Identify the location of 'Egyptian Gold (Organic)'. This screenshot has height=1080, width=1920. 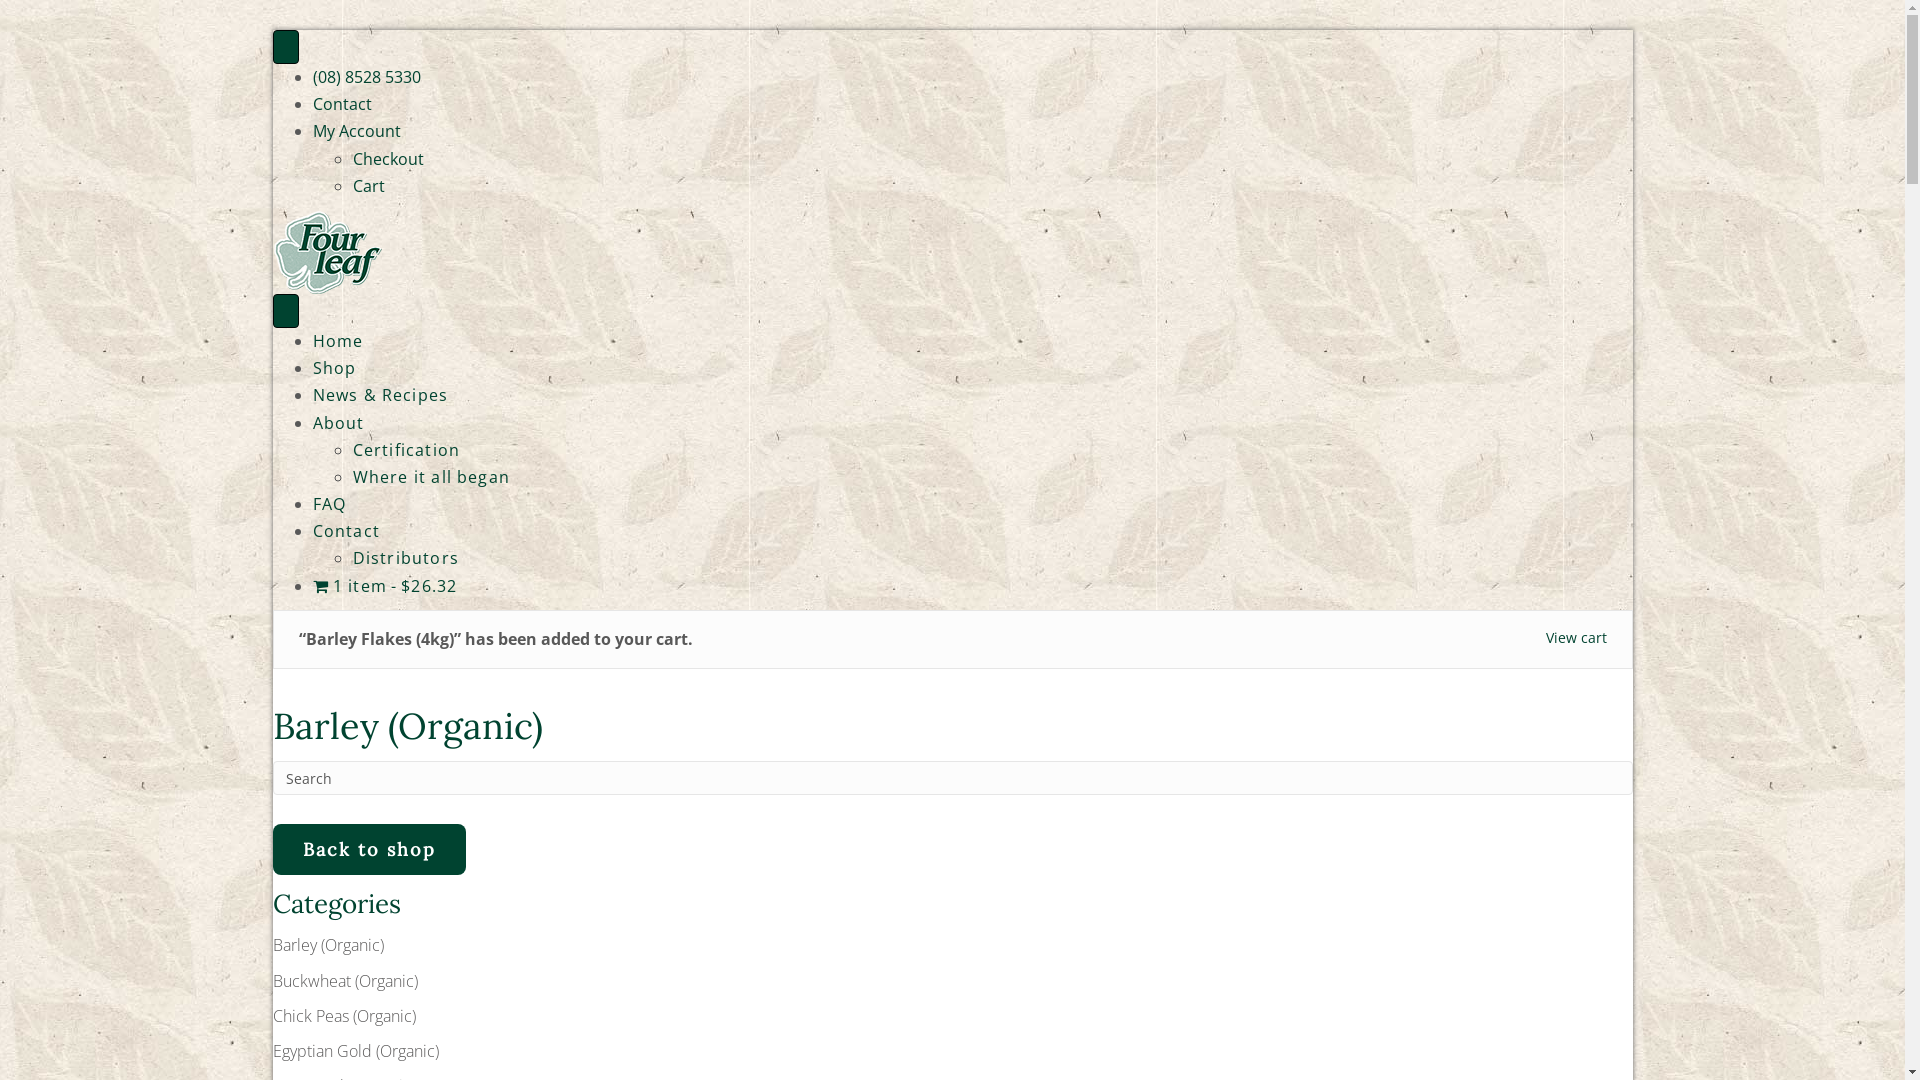
(355, 1049).